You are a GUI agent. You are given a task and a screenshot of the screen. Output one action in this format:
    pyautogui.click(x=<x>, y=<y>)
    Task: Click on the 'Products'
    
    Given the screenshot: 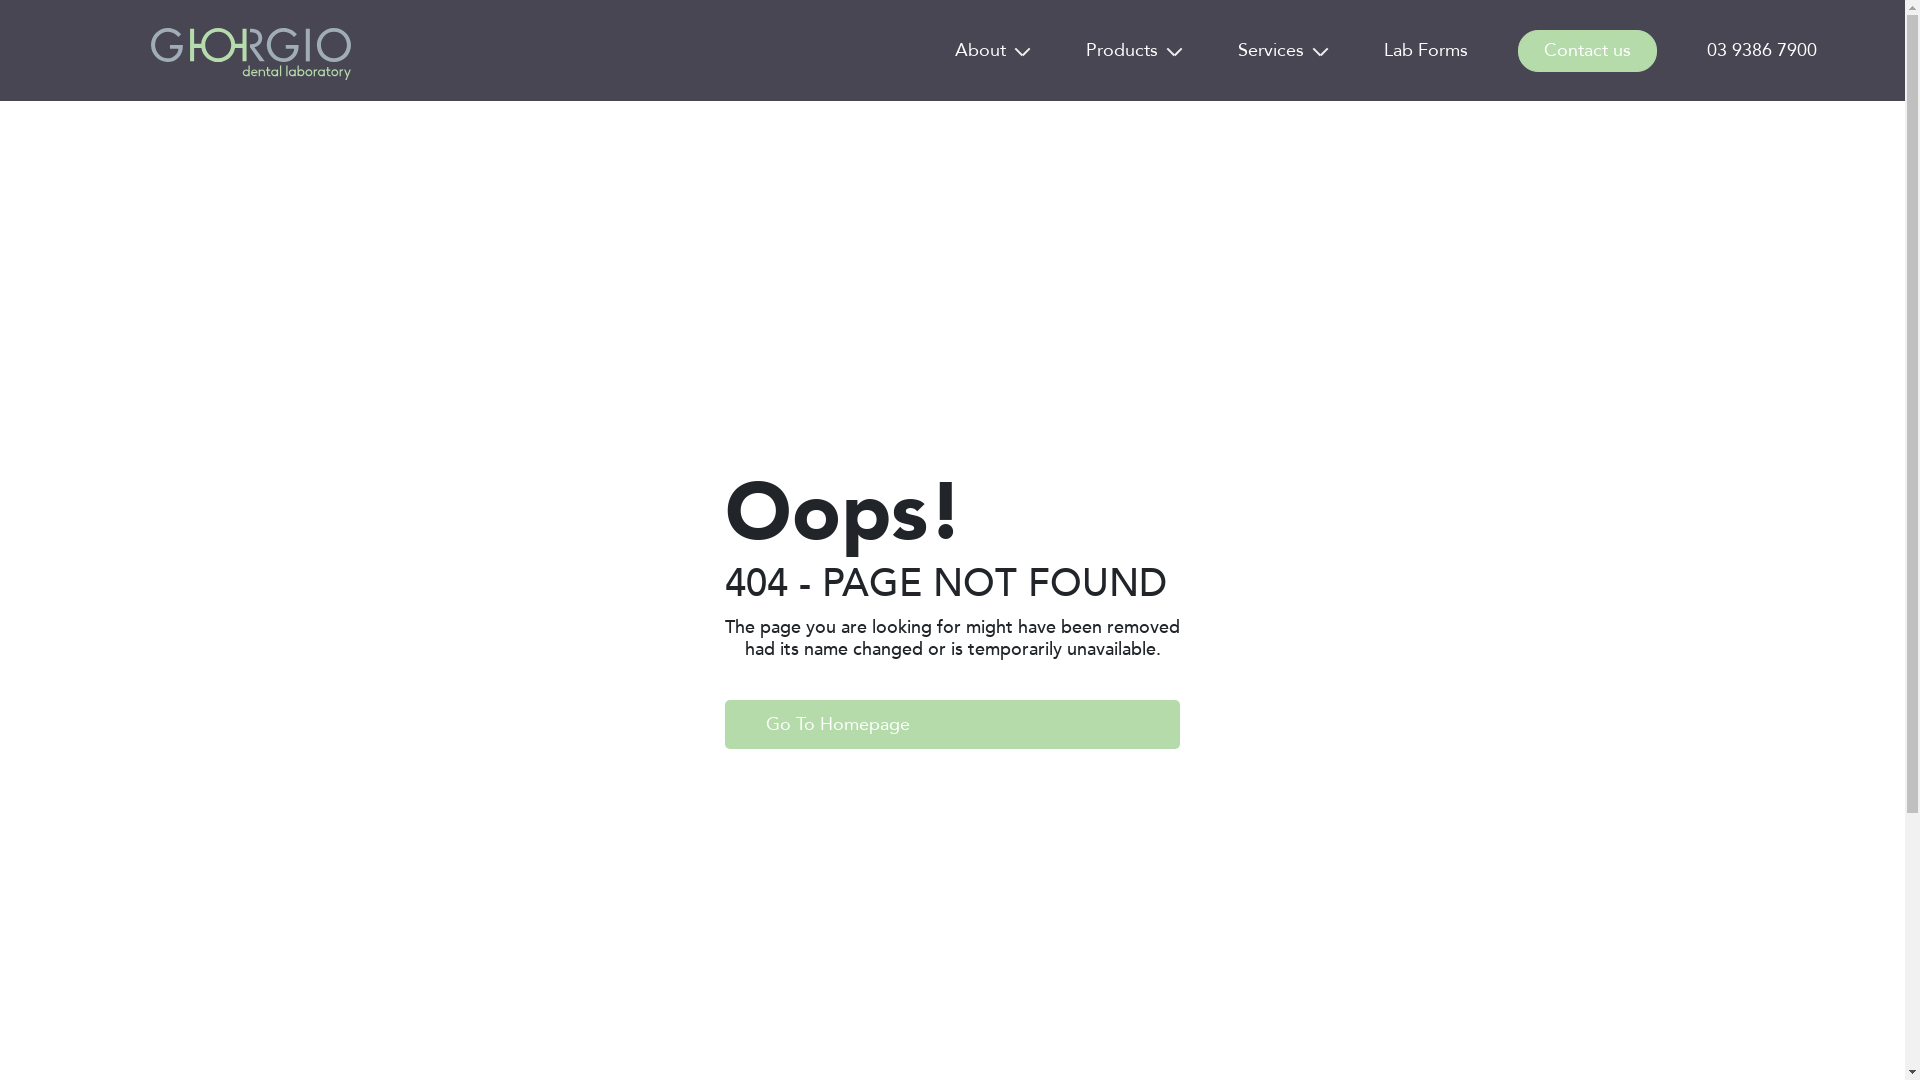 What is the action you would take?
    pyautogui.click(x=1122, y=49)
    